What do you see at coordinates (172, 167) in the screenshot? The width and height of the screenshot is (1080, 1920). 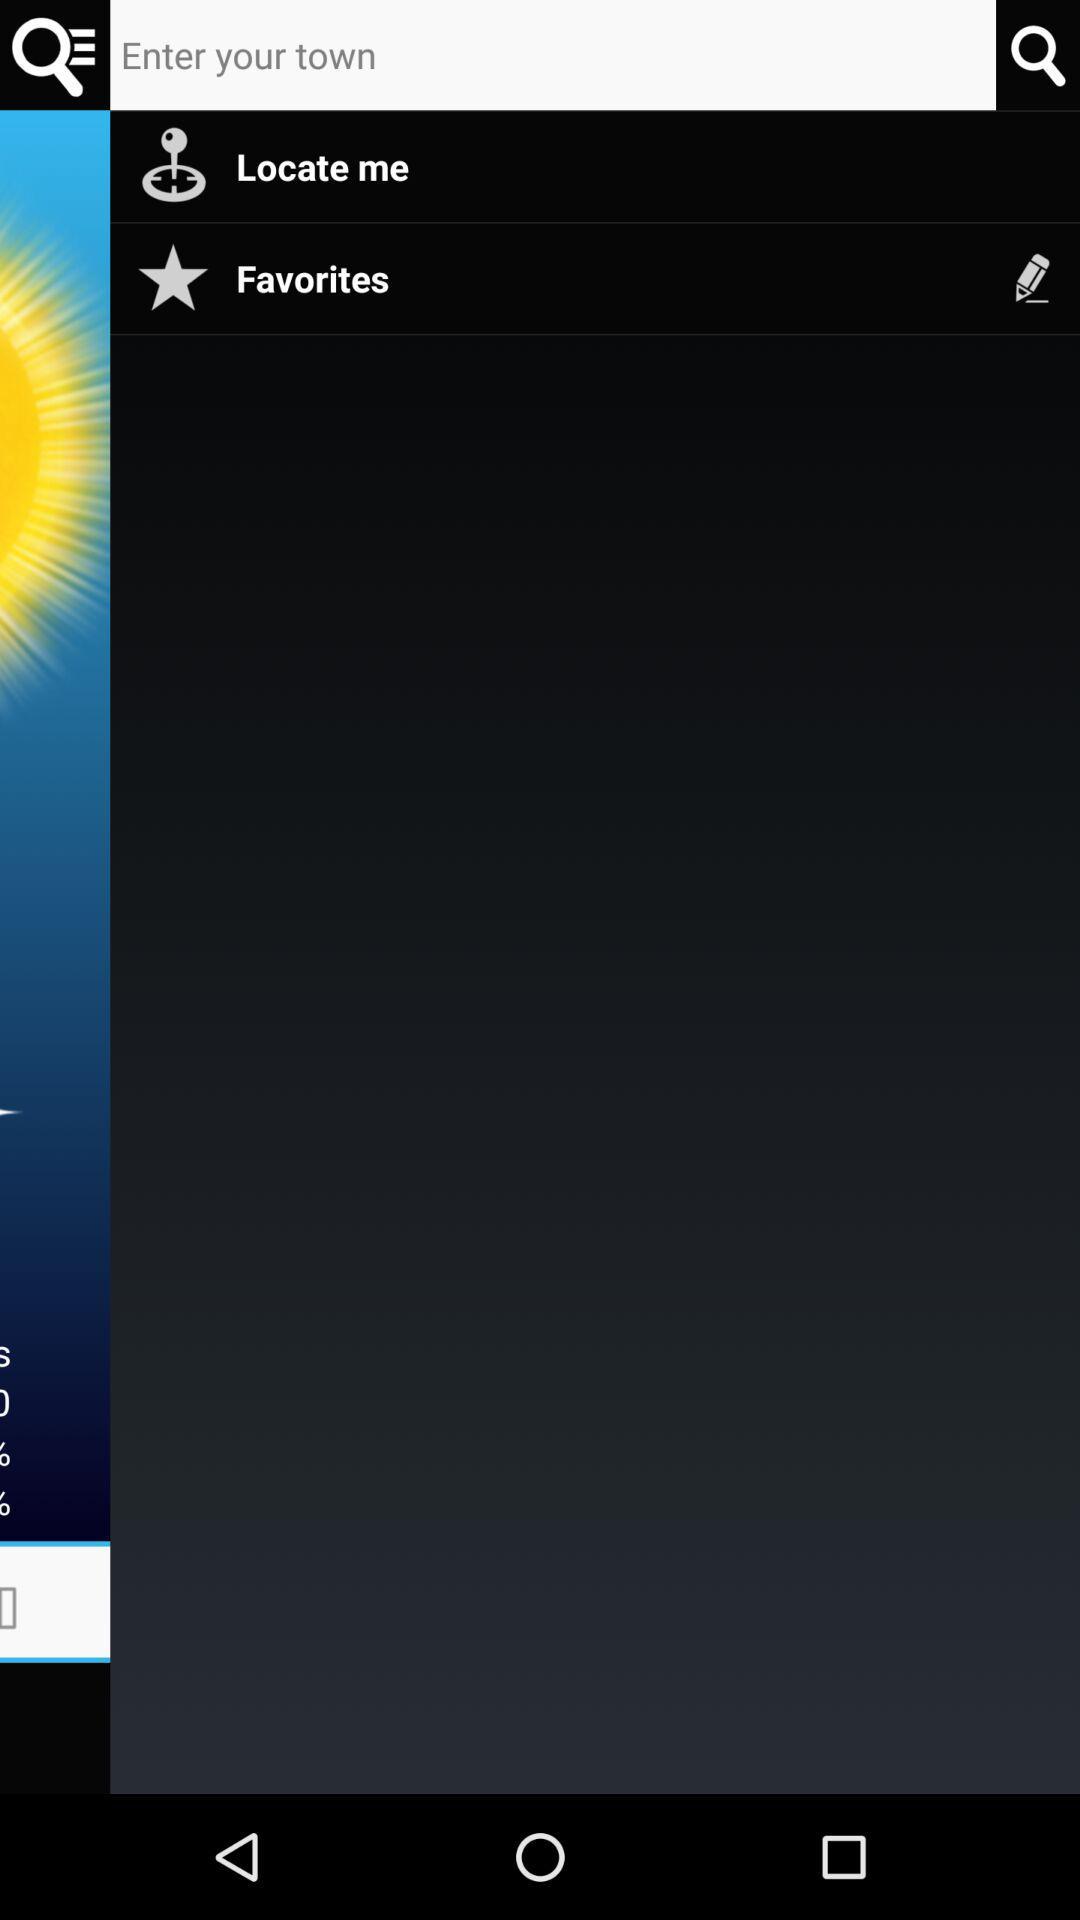 I see `the icon before locate me on the page` at bounding box center [172, 167].